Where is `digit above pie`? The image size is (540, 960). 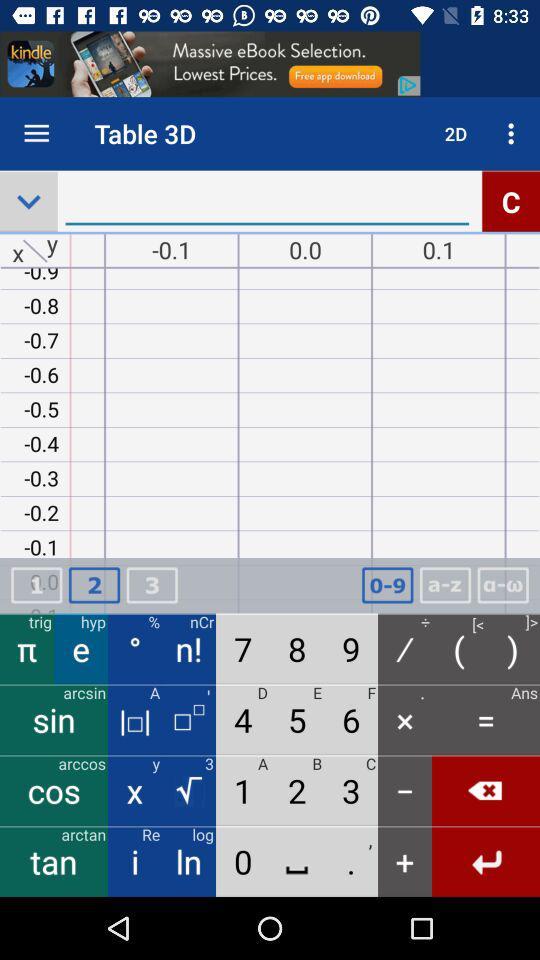 digit above pie is located at coordinates (36, 585).